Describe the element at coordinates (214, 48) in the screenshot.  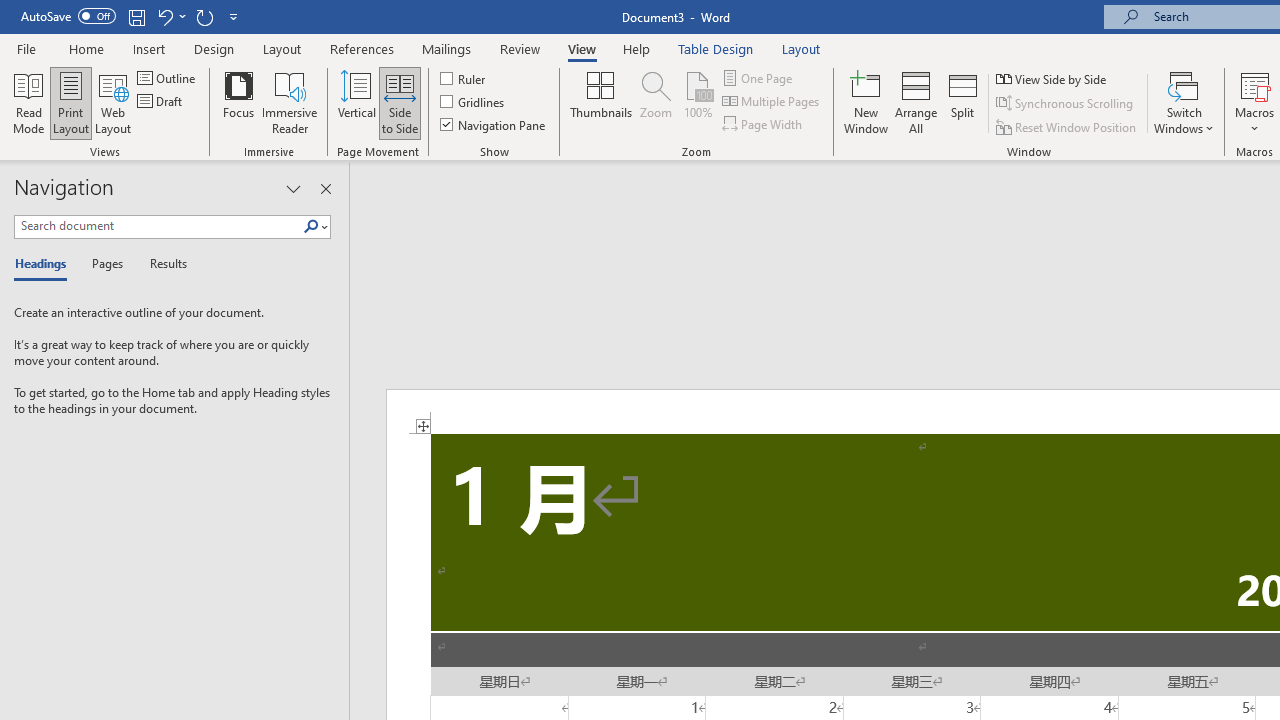
I see `'Design'` at that location.